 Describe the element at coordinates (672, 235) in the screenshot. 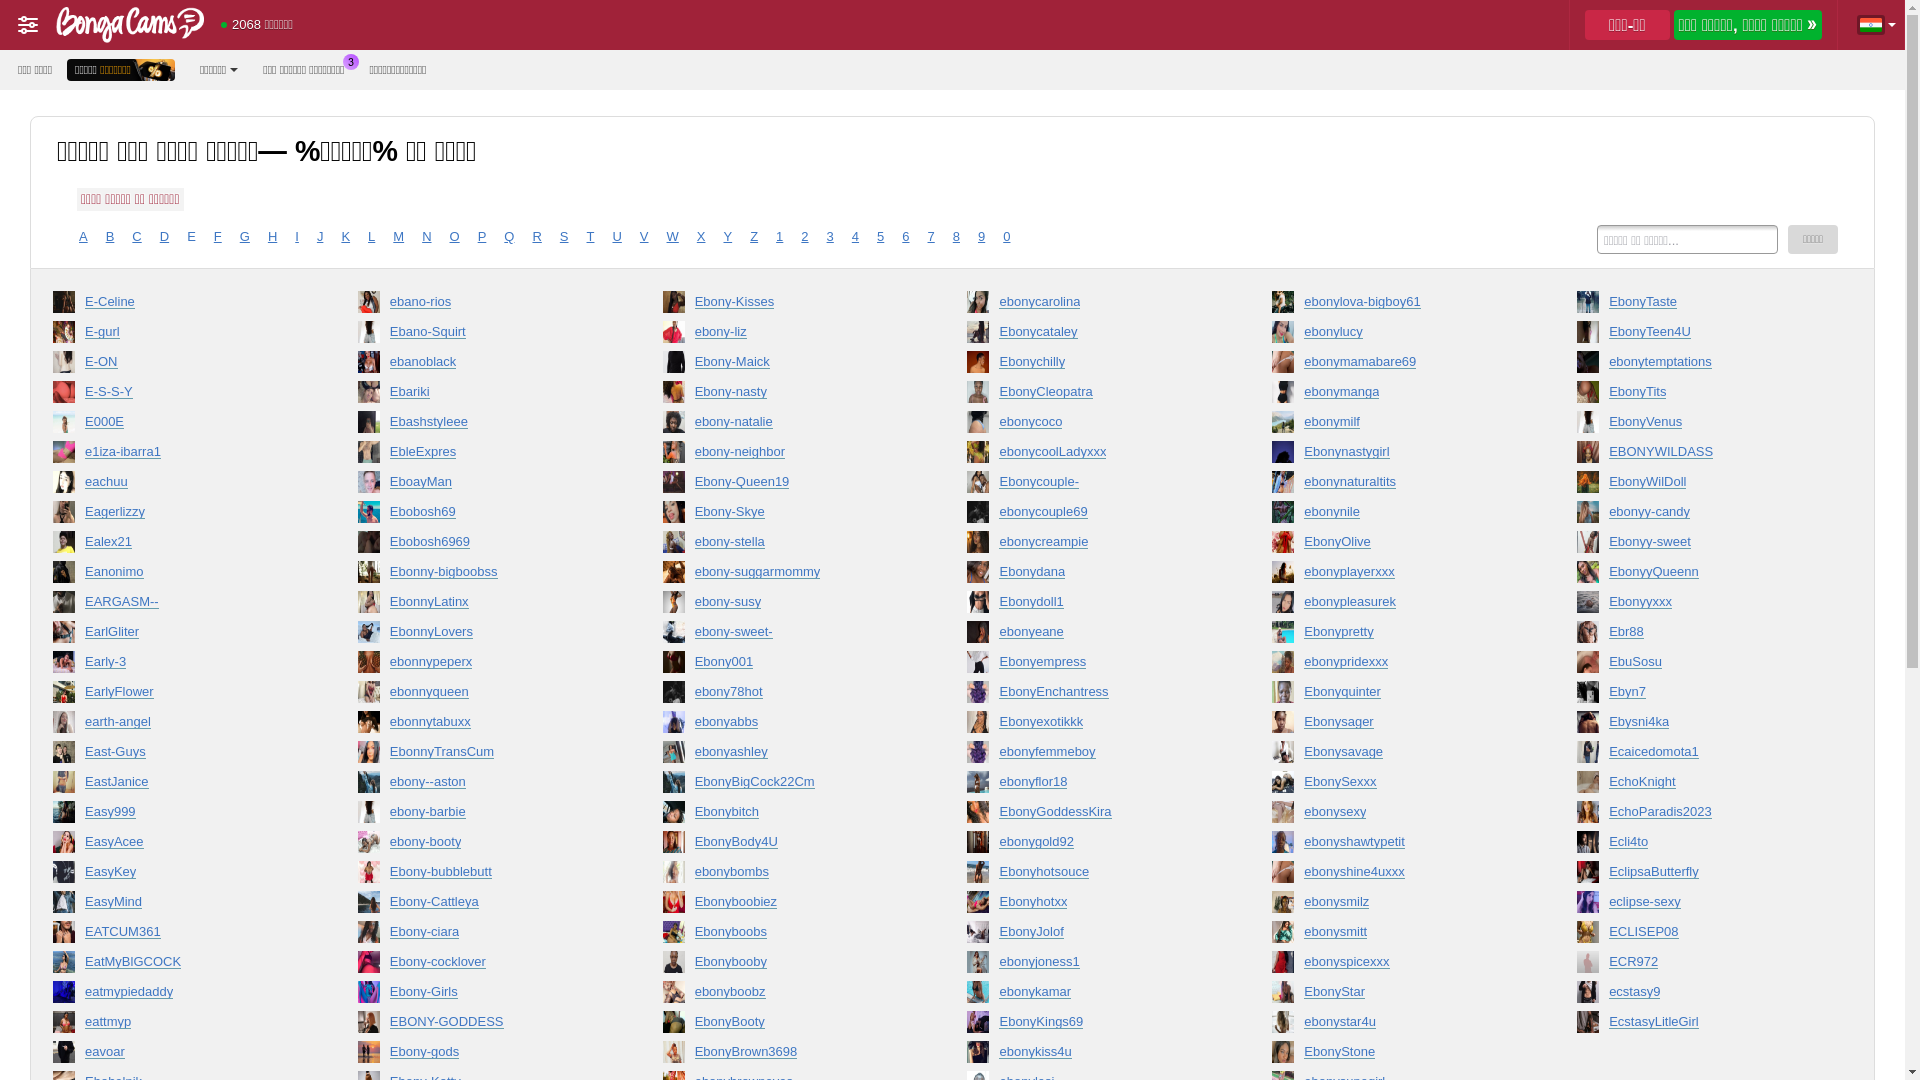

I see `'W'` at that location.